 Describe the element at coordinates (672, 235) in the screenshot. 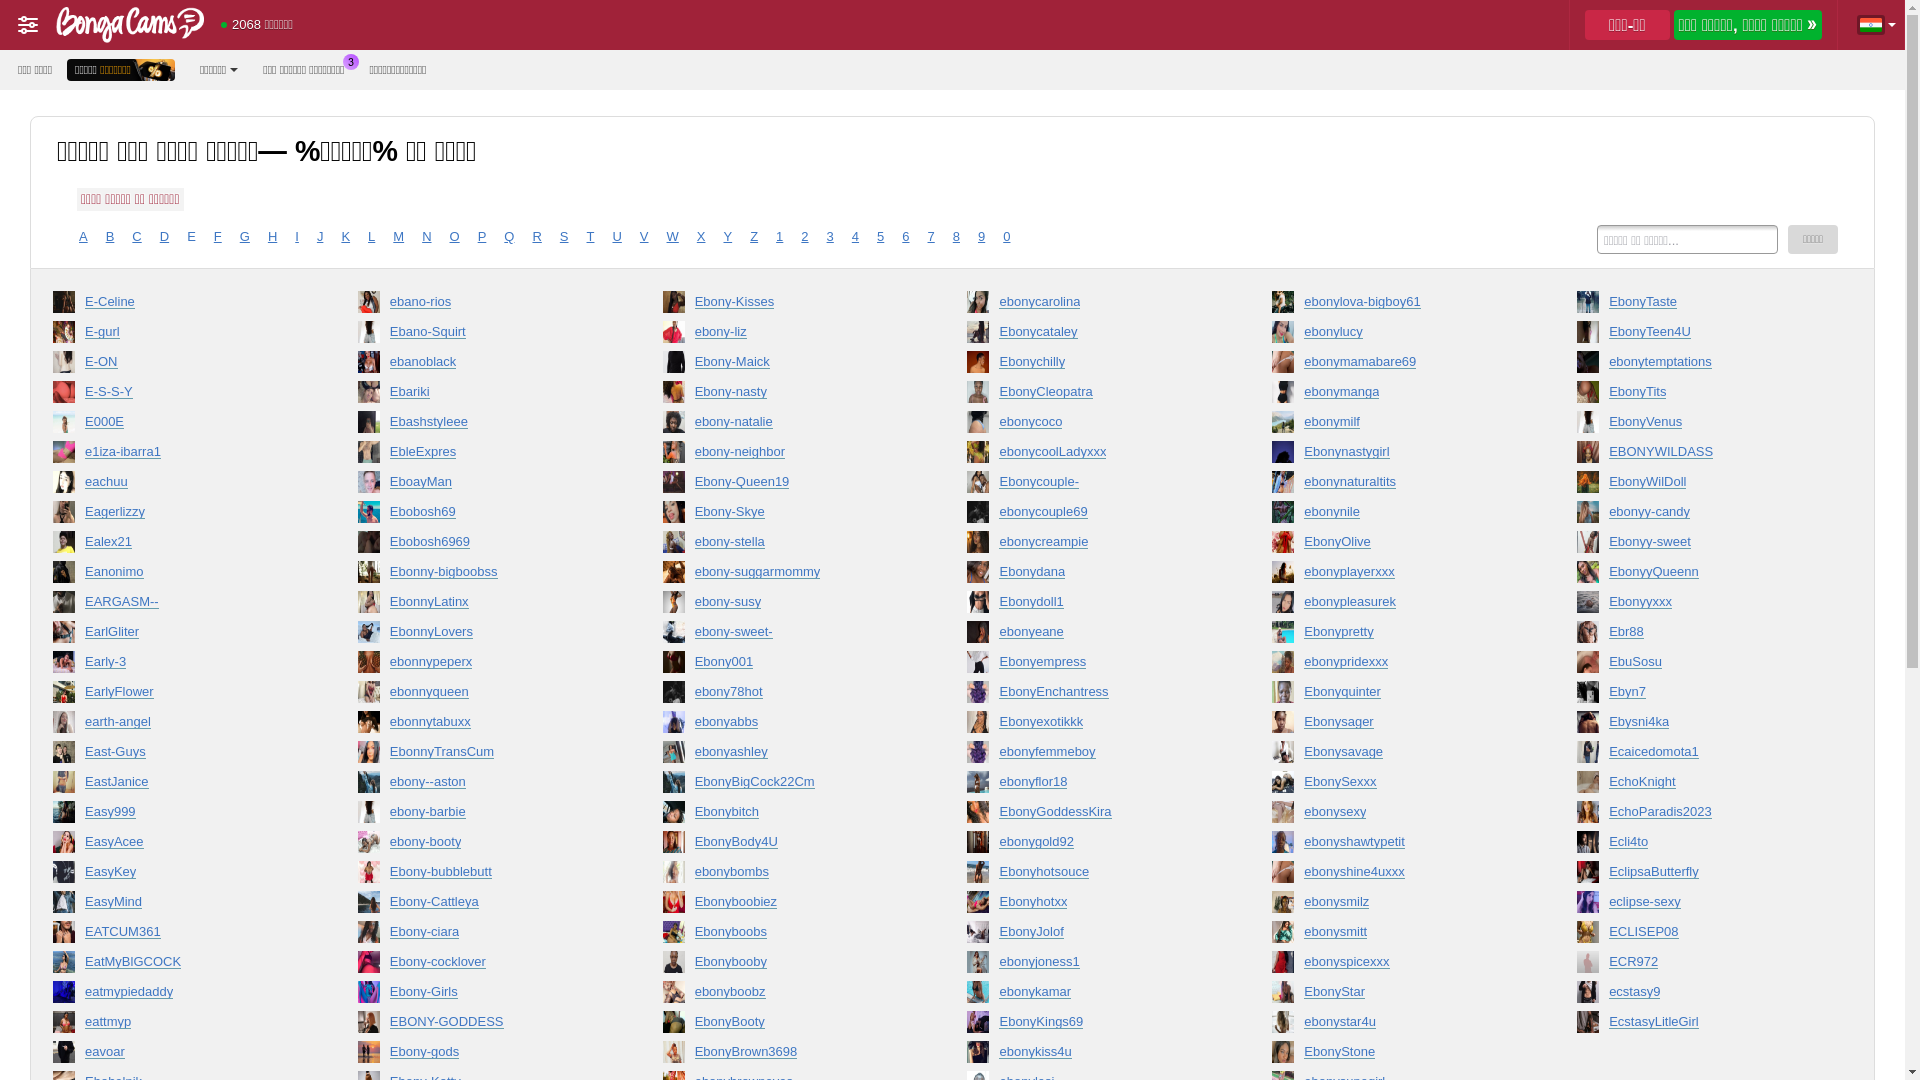

I see `'W'` at that location.